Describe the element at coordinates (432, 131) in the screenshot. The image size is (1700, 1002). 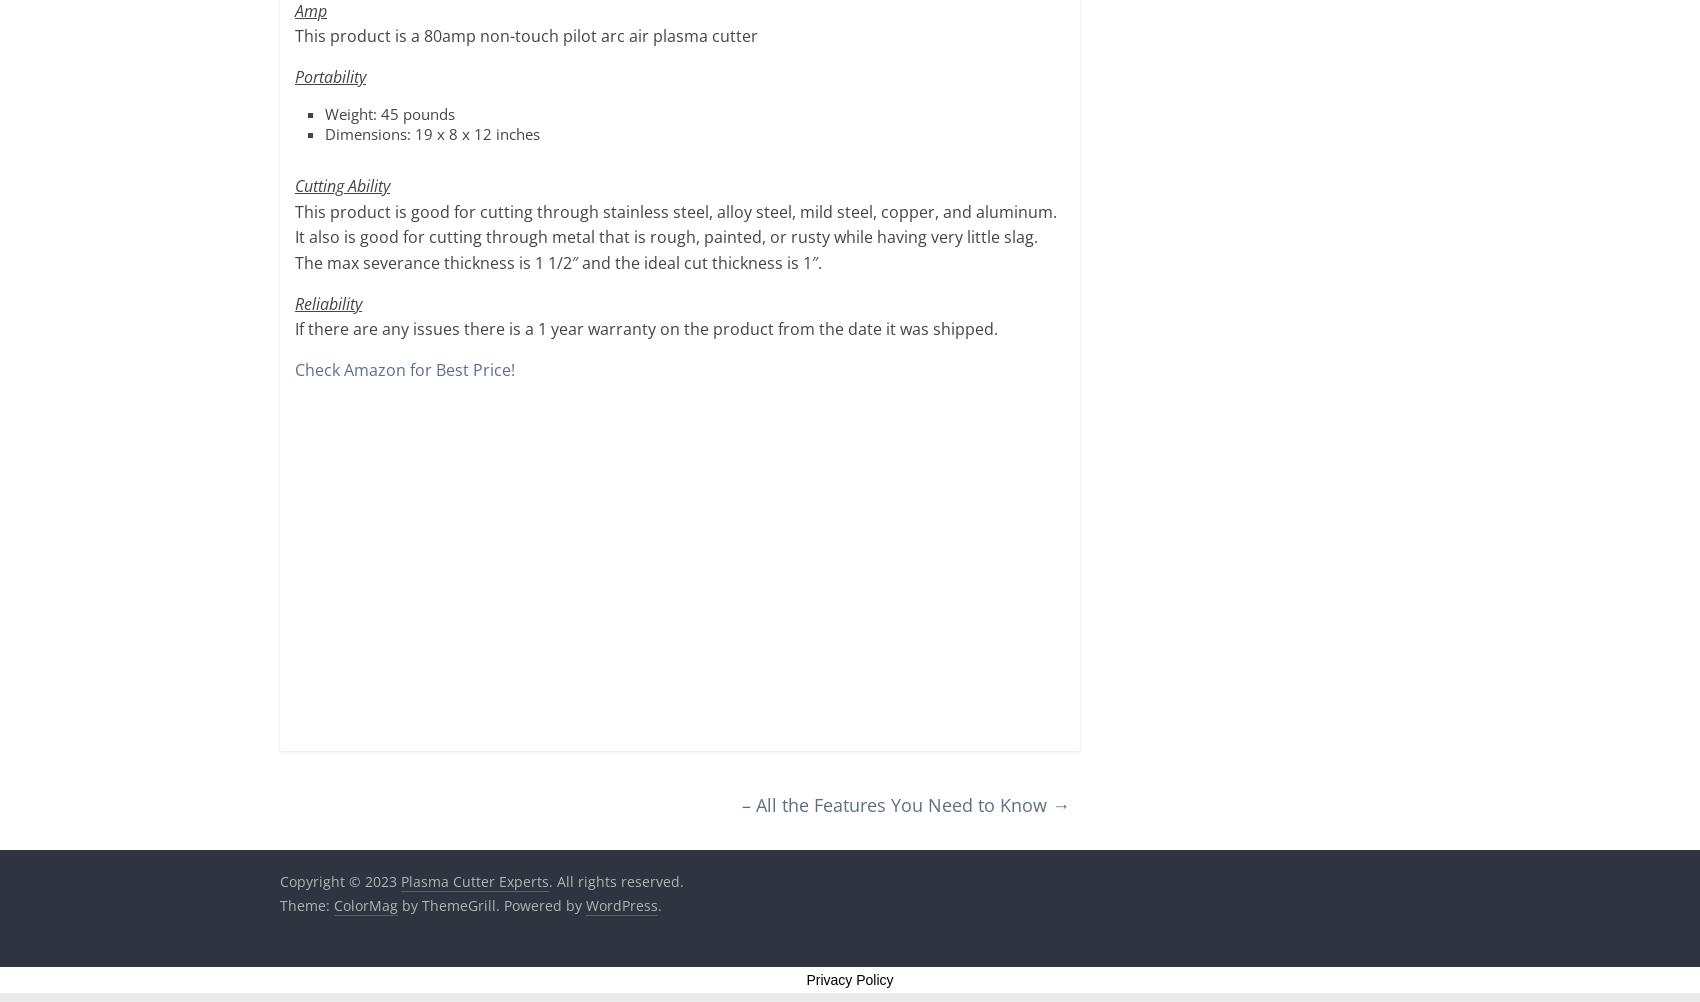
I see `'Dimensions: 19 x 8 x 12 inches'` at that location.